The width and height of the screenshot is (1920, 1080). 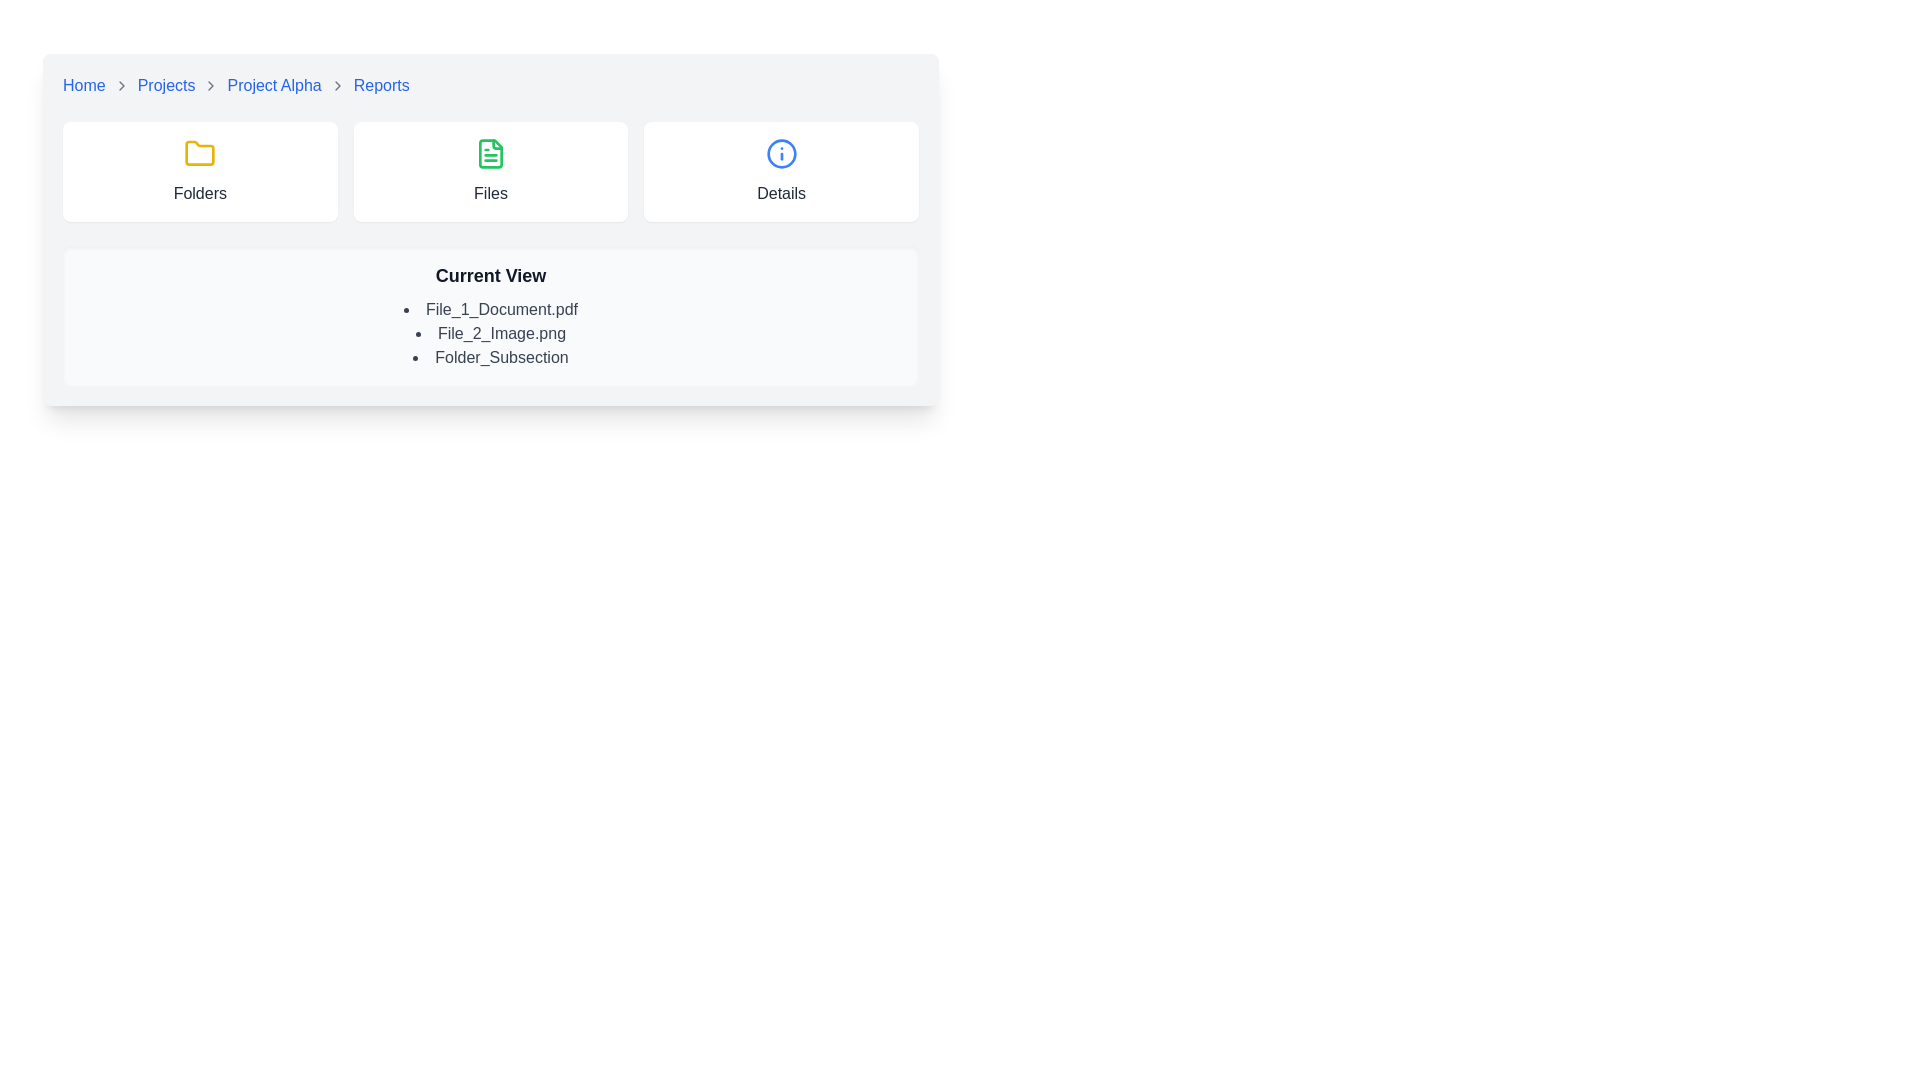 What do you see at coordinates (490, 153) in the screenshot?
I see `the document icon representing the 'Files' section, located between the 'Folders' icon and the 'Details' icon, near the top-center of the interface` at bounding box center [490, 153].